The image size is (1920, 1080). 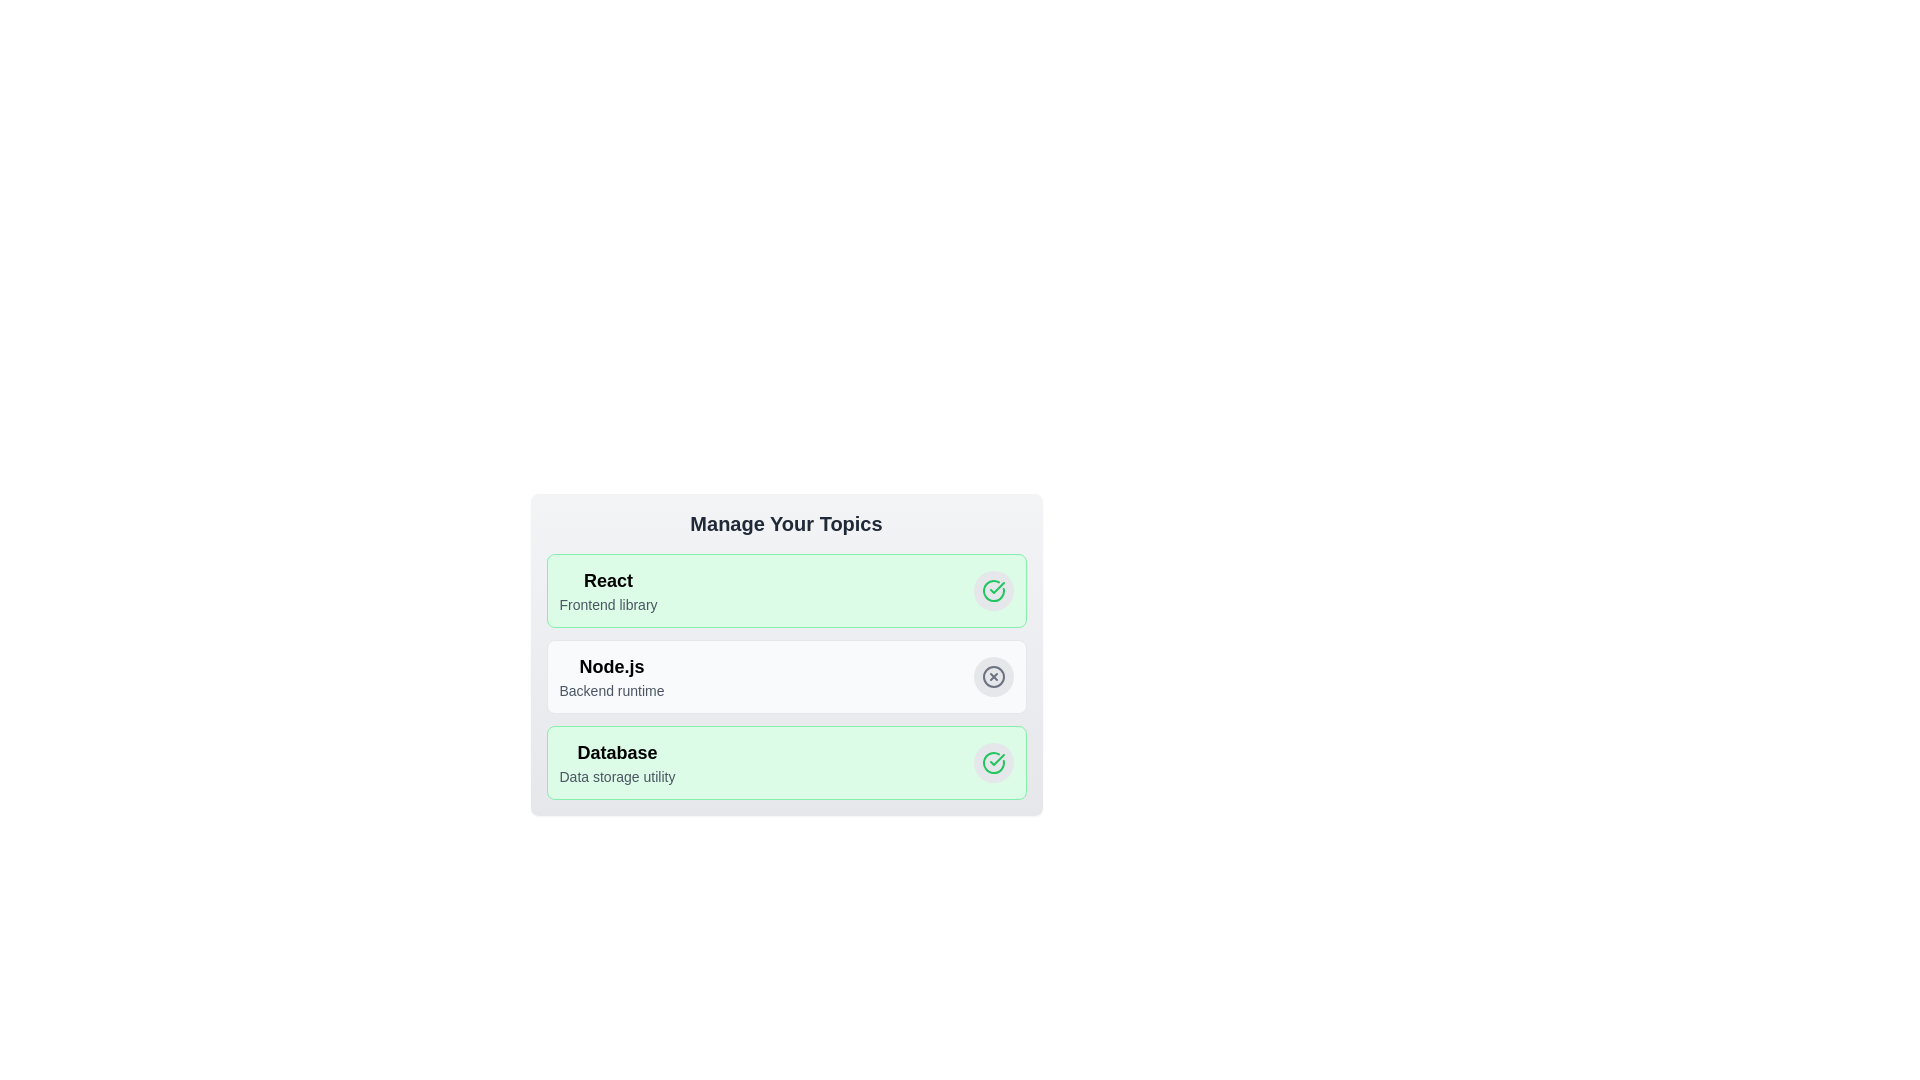 What do you see at coordinates (993, 589) in the screenshot?
I see `the tag labeled React` at bounding box center [993, 589].